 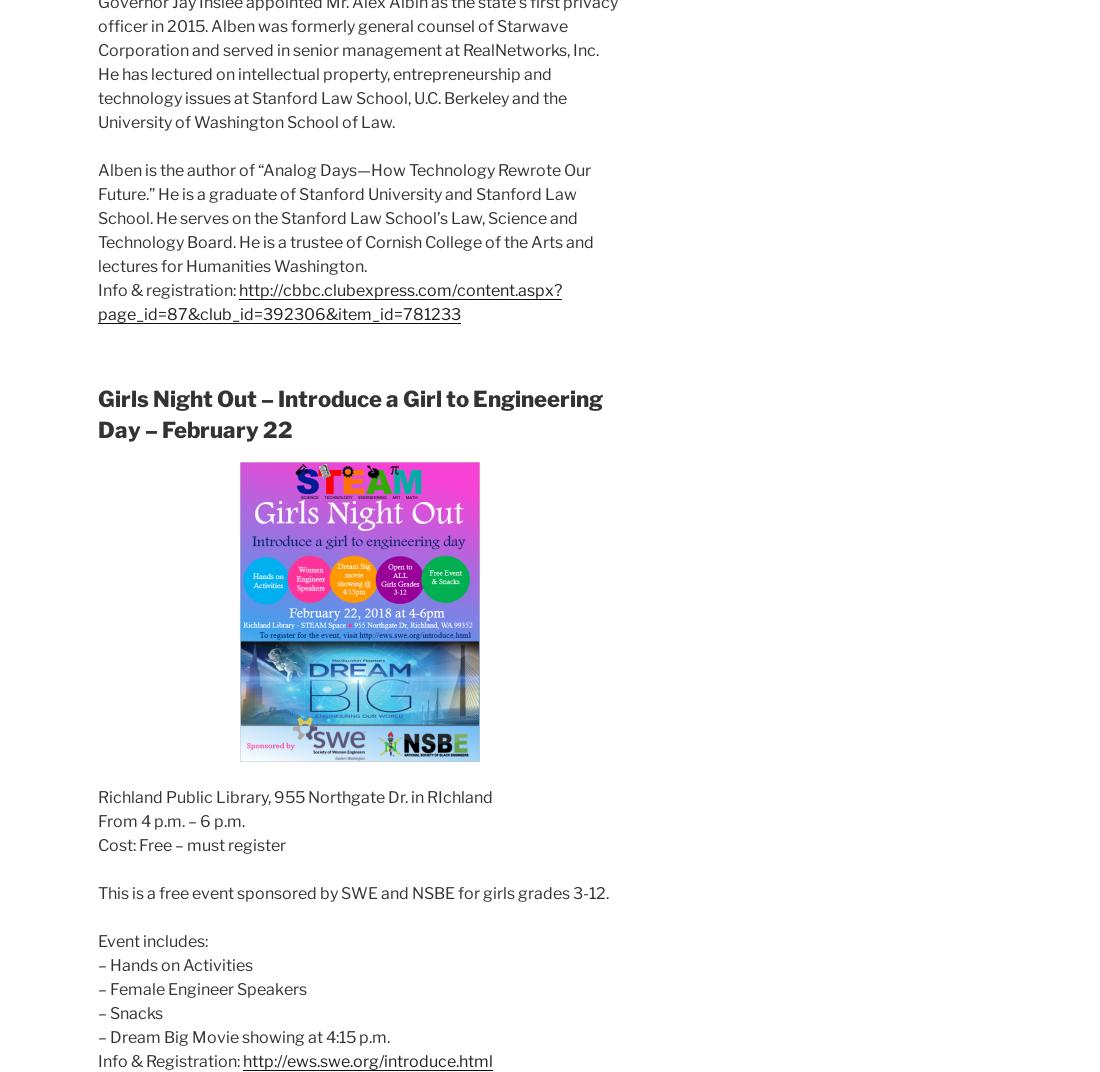 I want to click on '– Female Engineer Speakers', so click(x=201, y=987).